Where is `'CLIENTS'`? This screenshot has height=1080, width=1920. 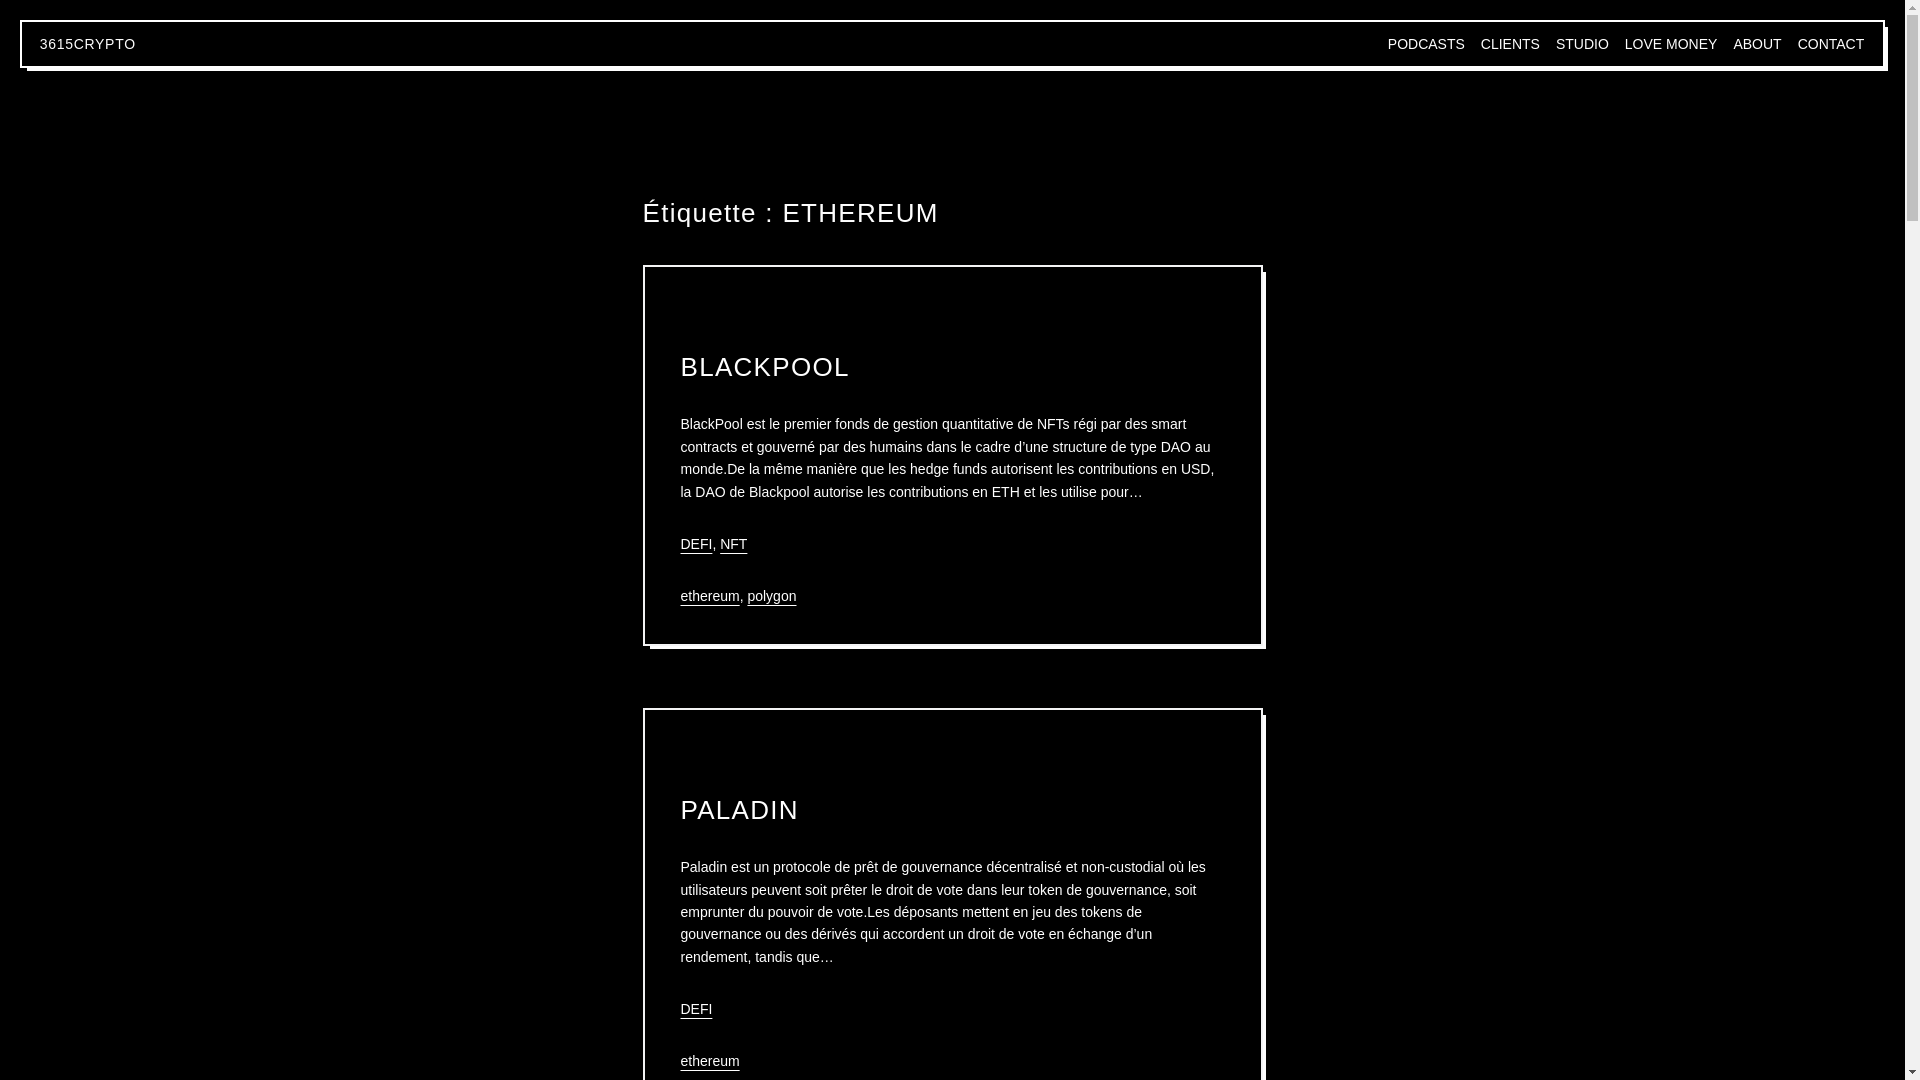
'CLIENTS' is located at coordinates (1481, 43).